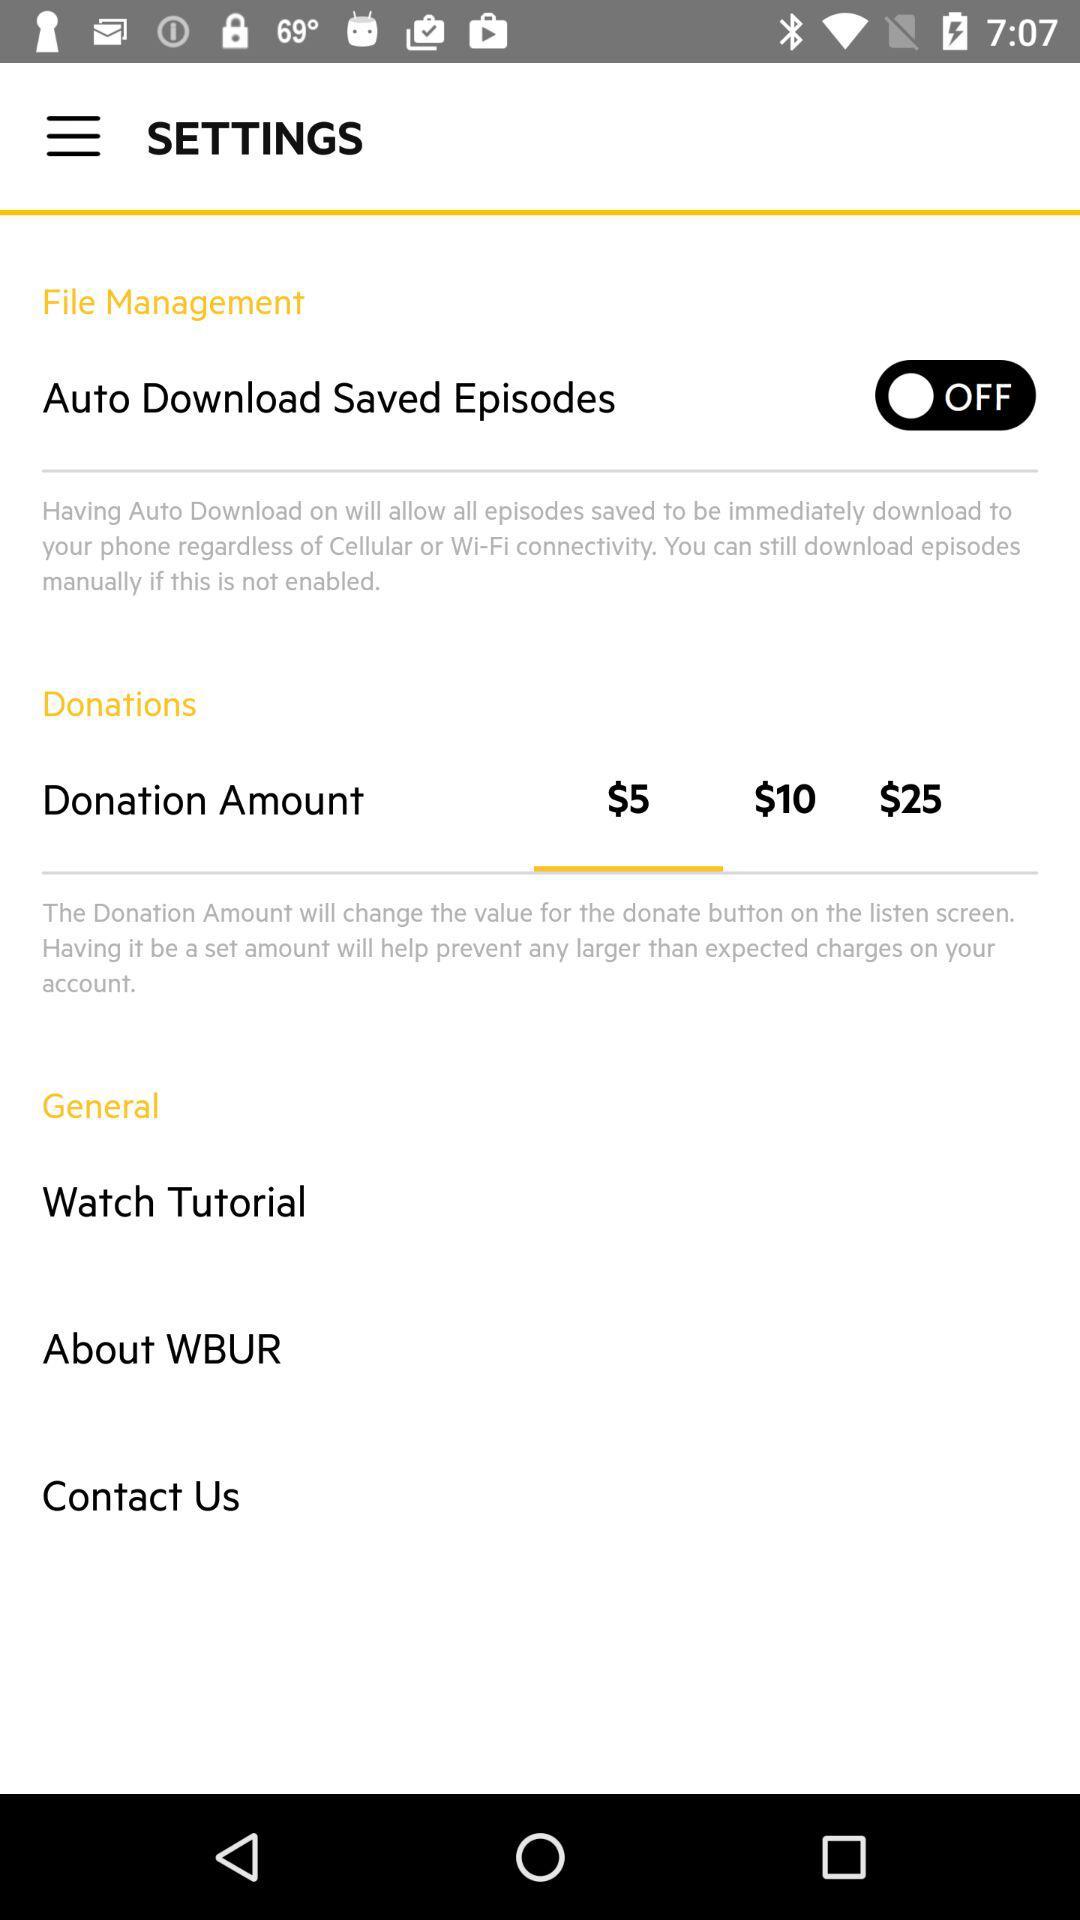 This screenshot has height=1920, width=1080. What do you see at coordinates (955, 395) in the screenshot?
I see `auto download option` at bounding box center [955, 395].